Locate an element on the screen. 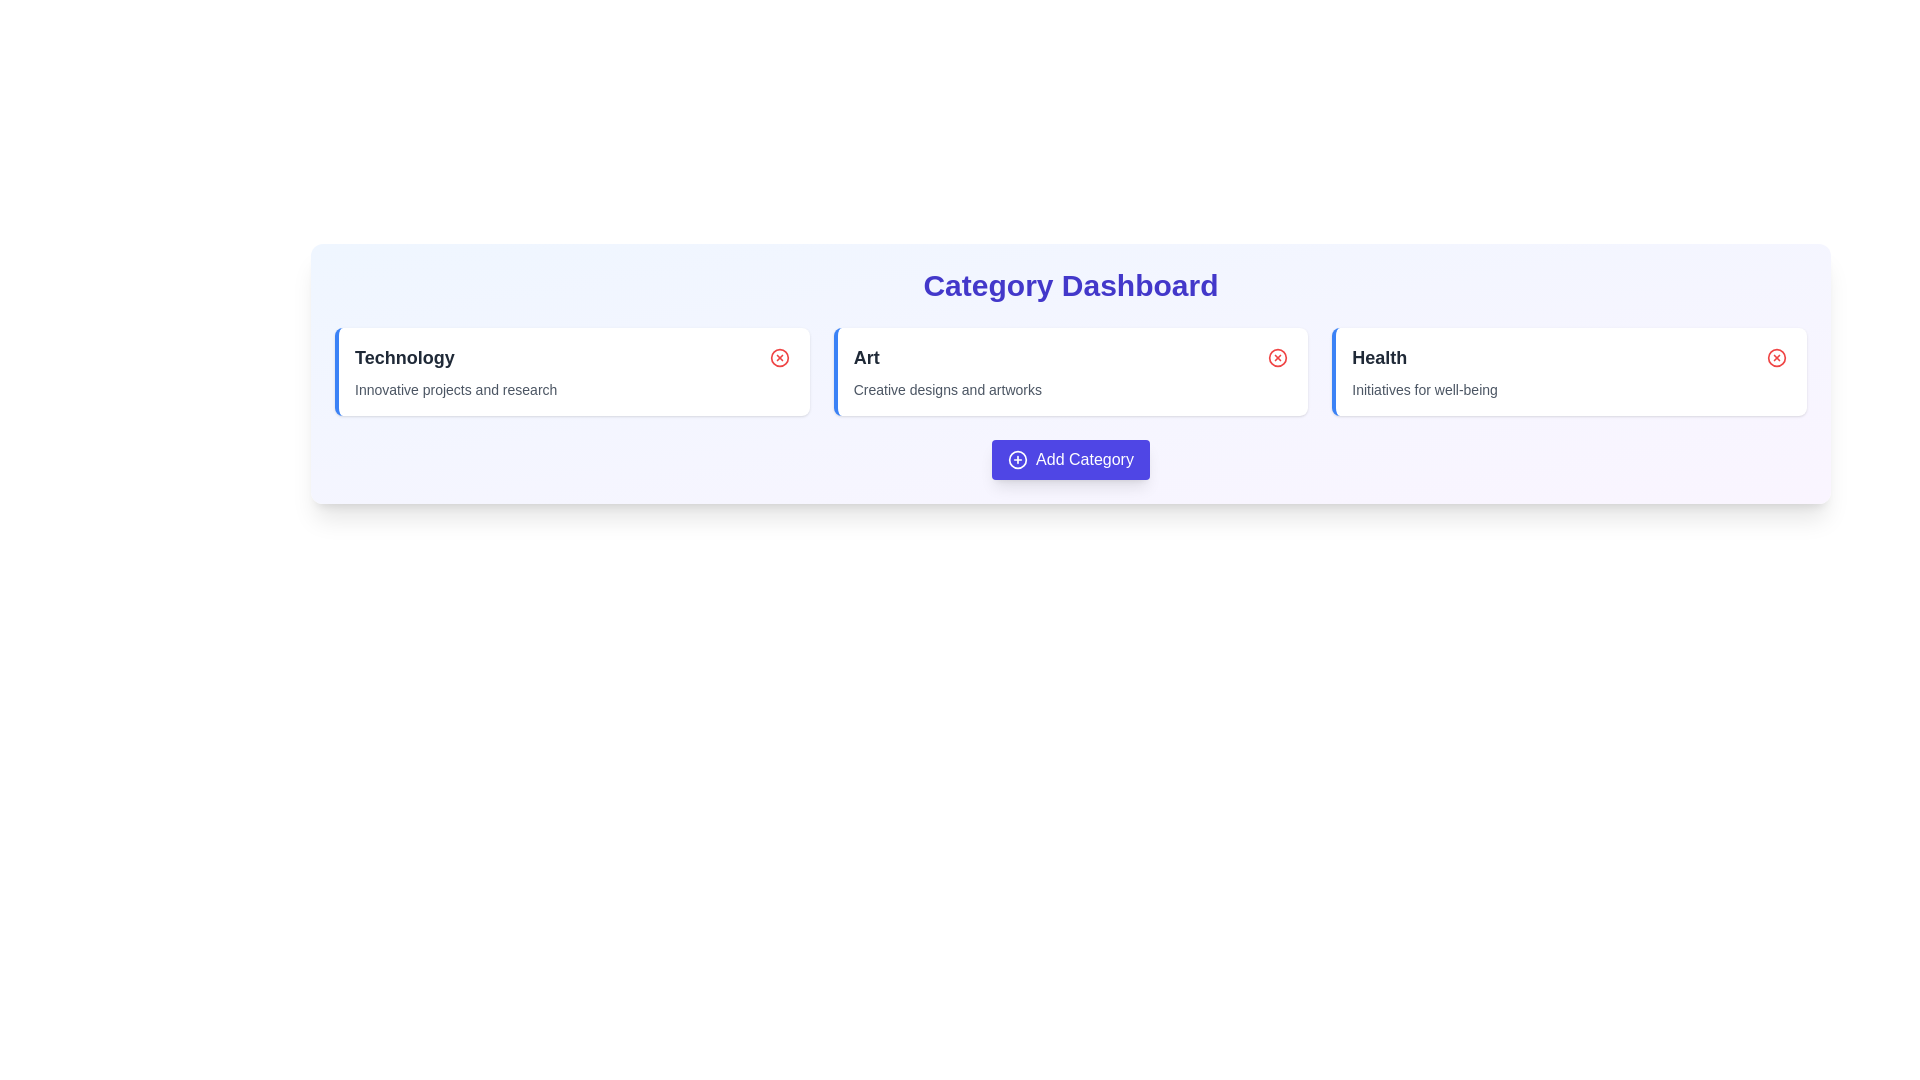 This screenshot has width=1920, height=1080. the static text element containing the phrase 'Innovative projects and research.' styled in a small font size and muted gray color, positioned below the 'Technology' heading is located at coordinates (455, 389).